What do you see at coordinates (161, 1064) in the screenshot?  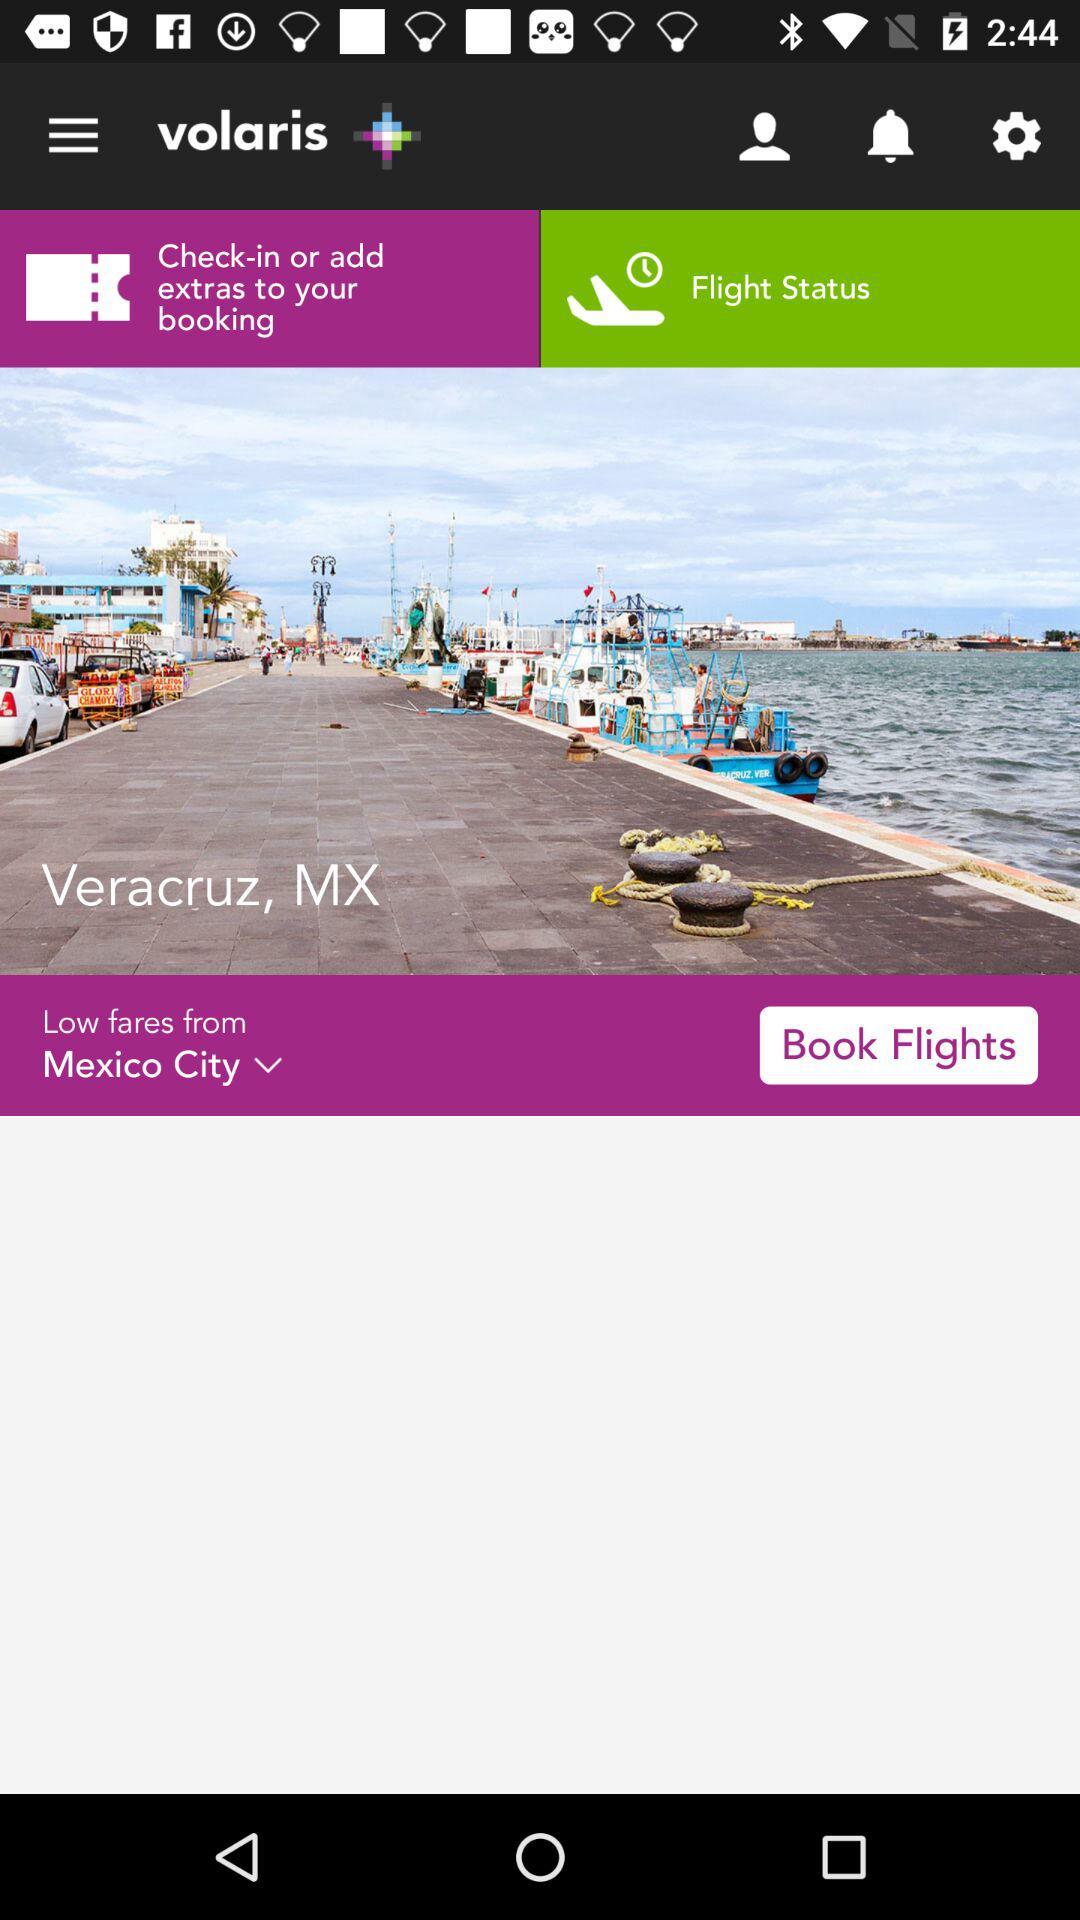 I see `the text  under the low fares from` at bounding box center [161, 1064].